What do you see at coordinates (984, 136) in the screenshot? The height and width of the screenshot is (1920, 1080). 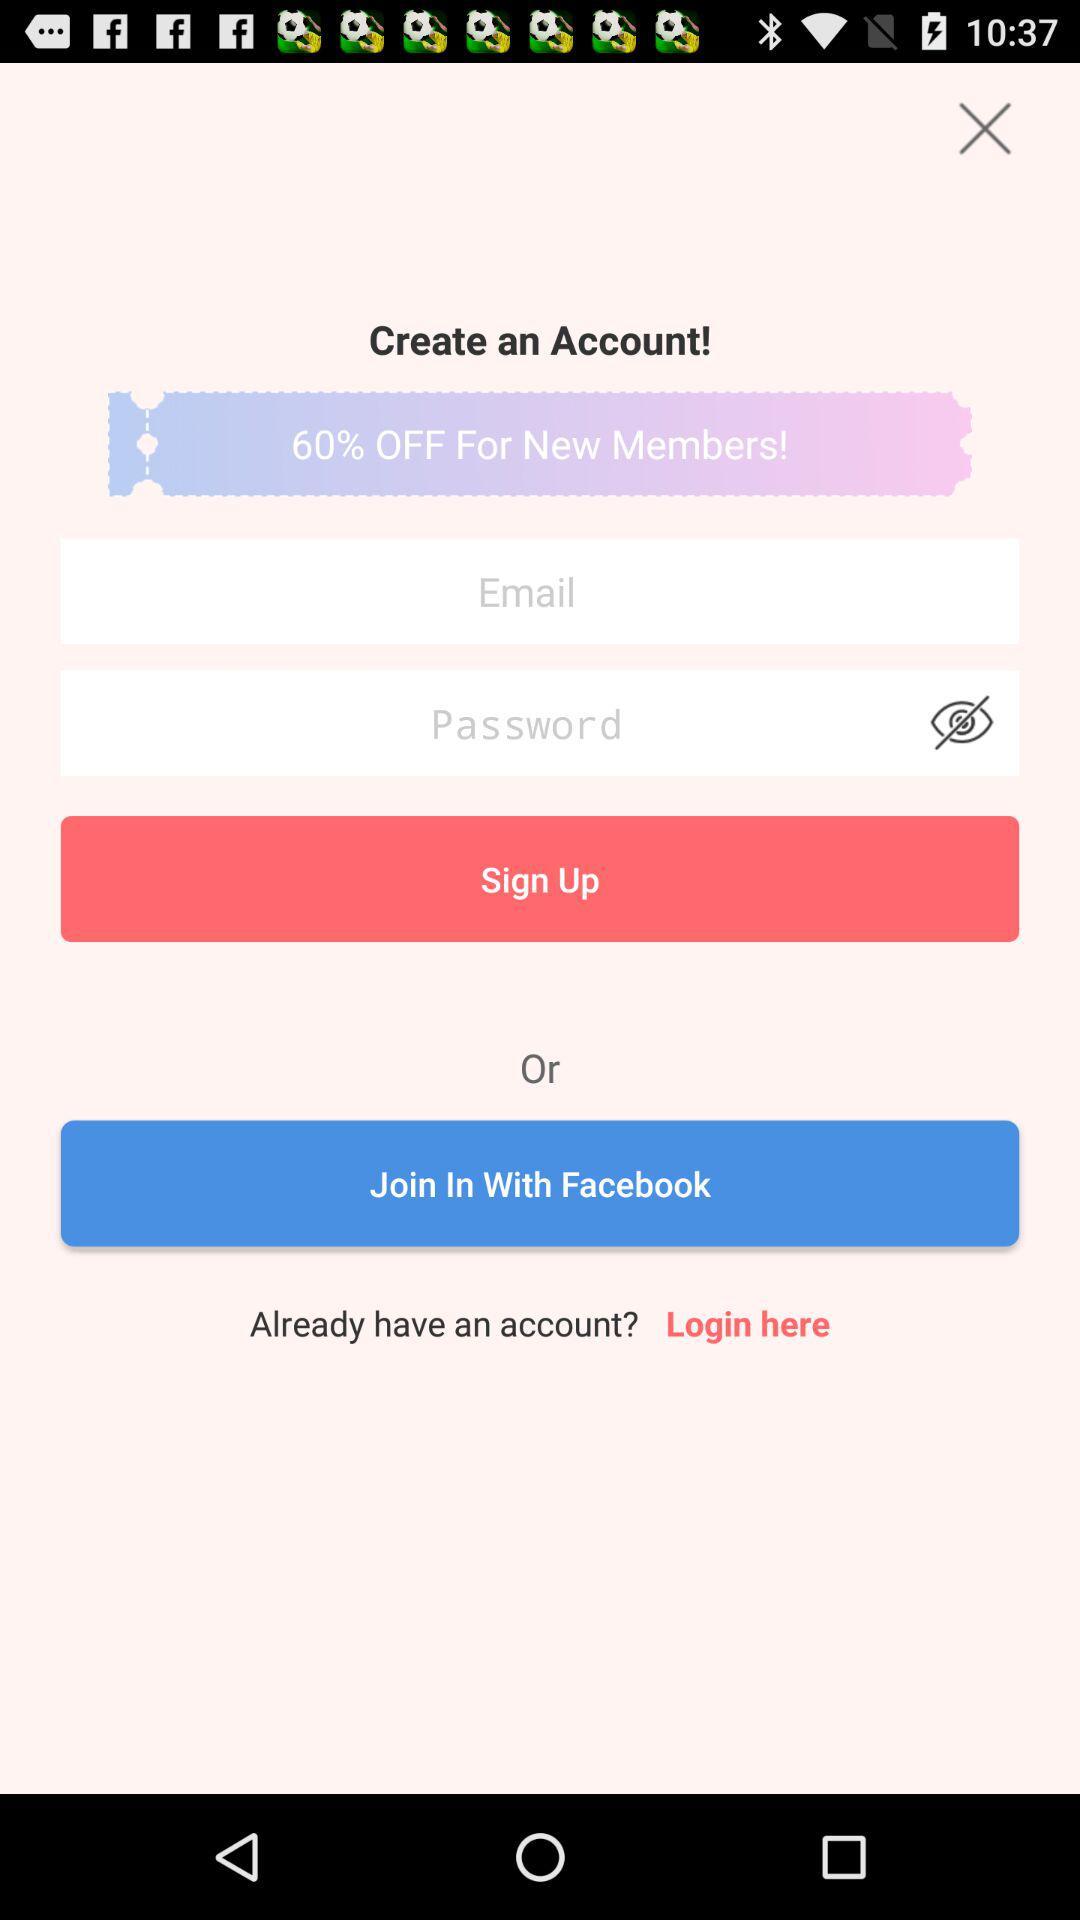 I see `the close icon` at bounding box center [984, 136].